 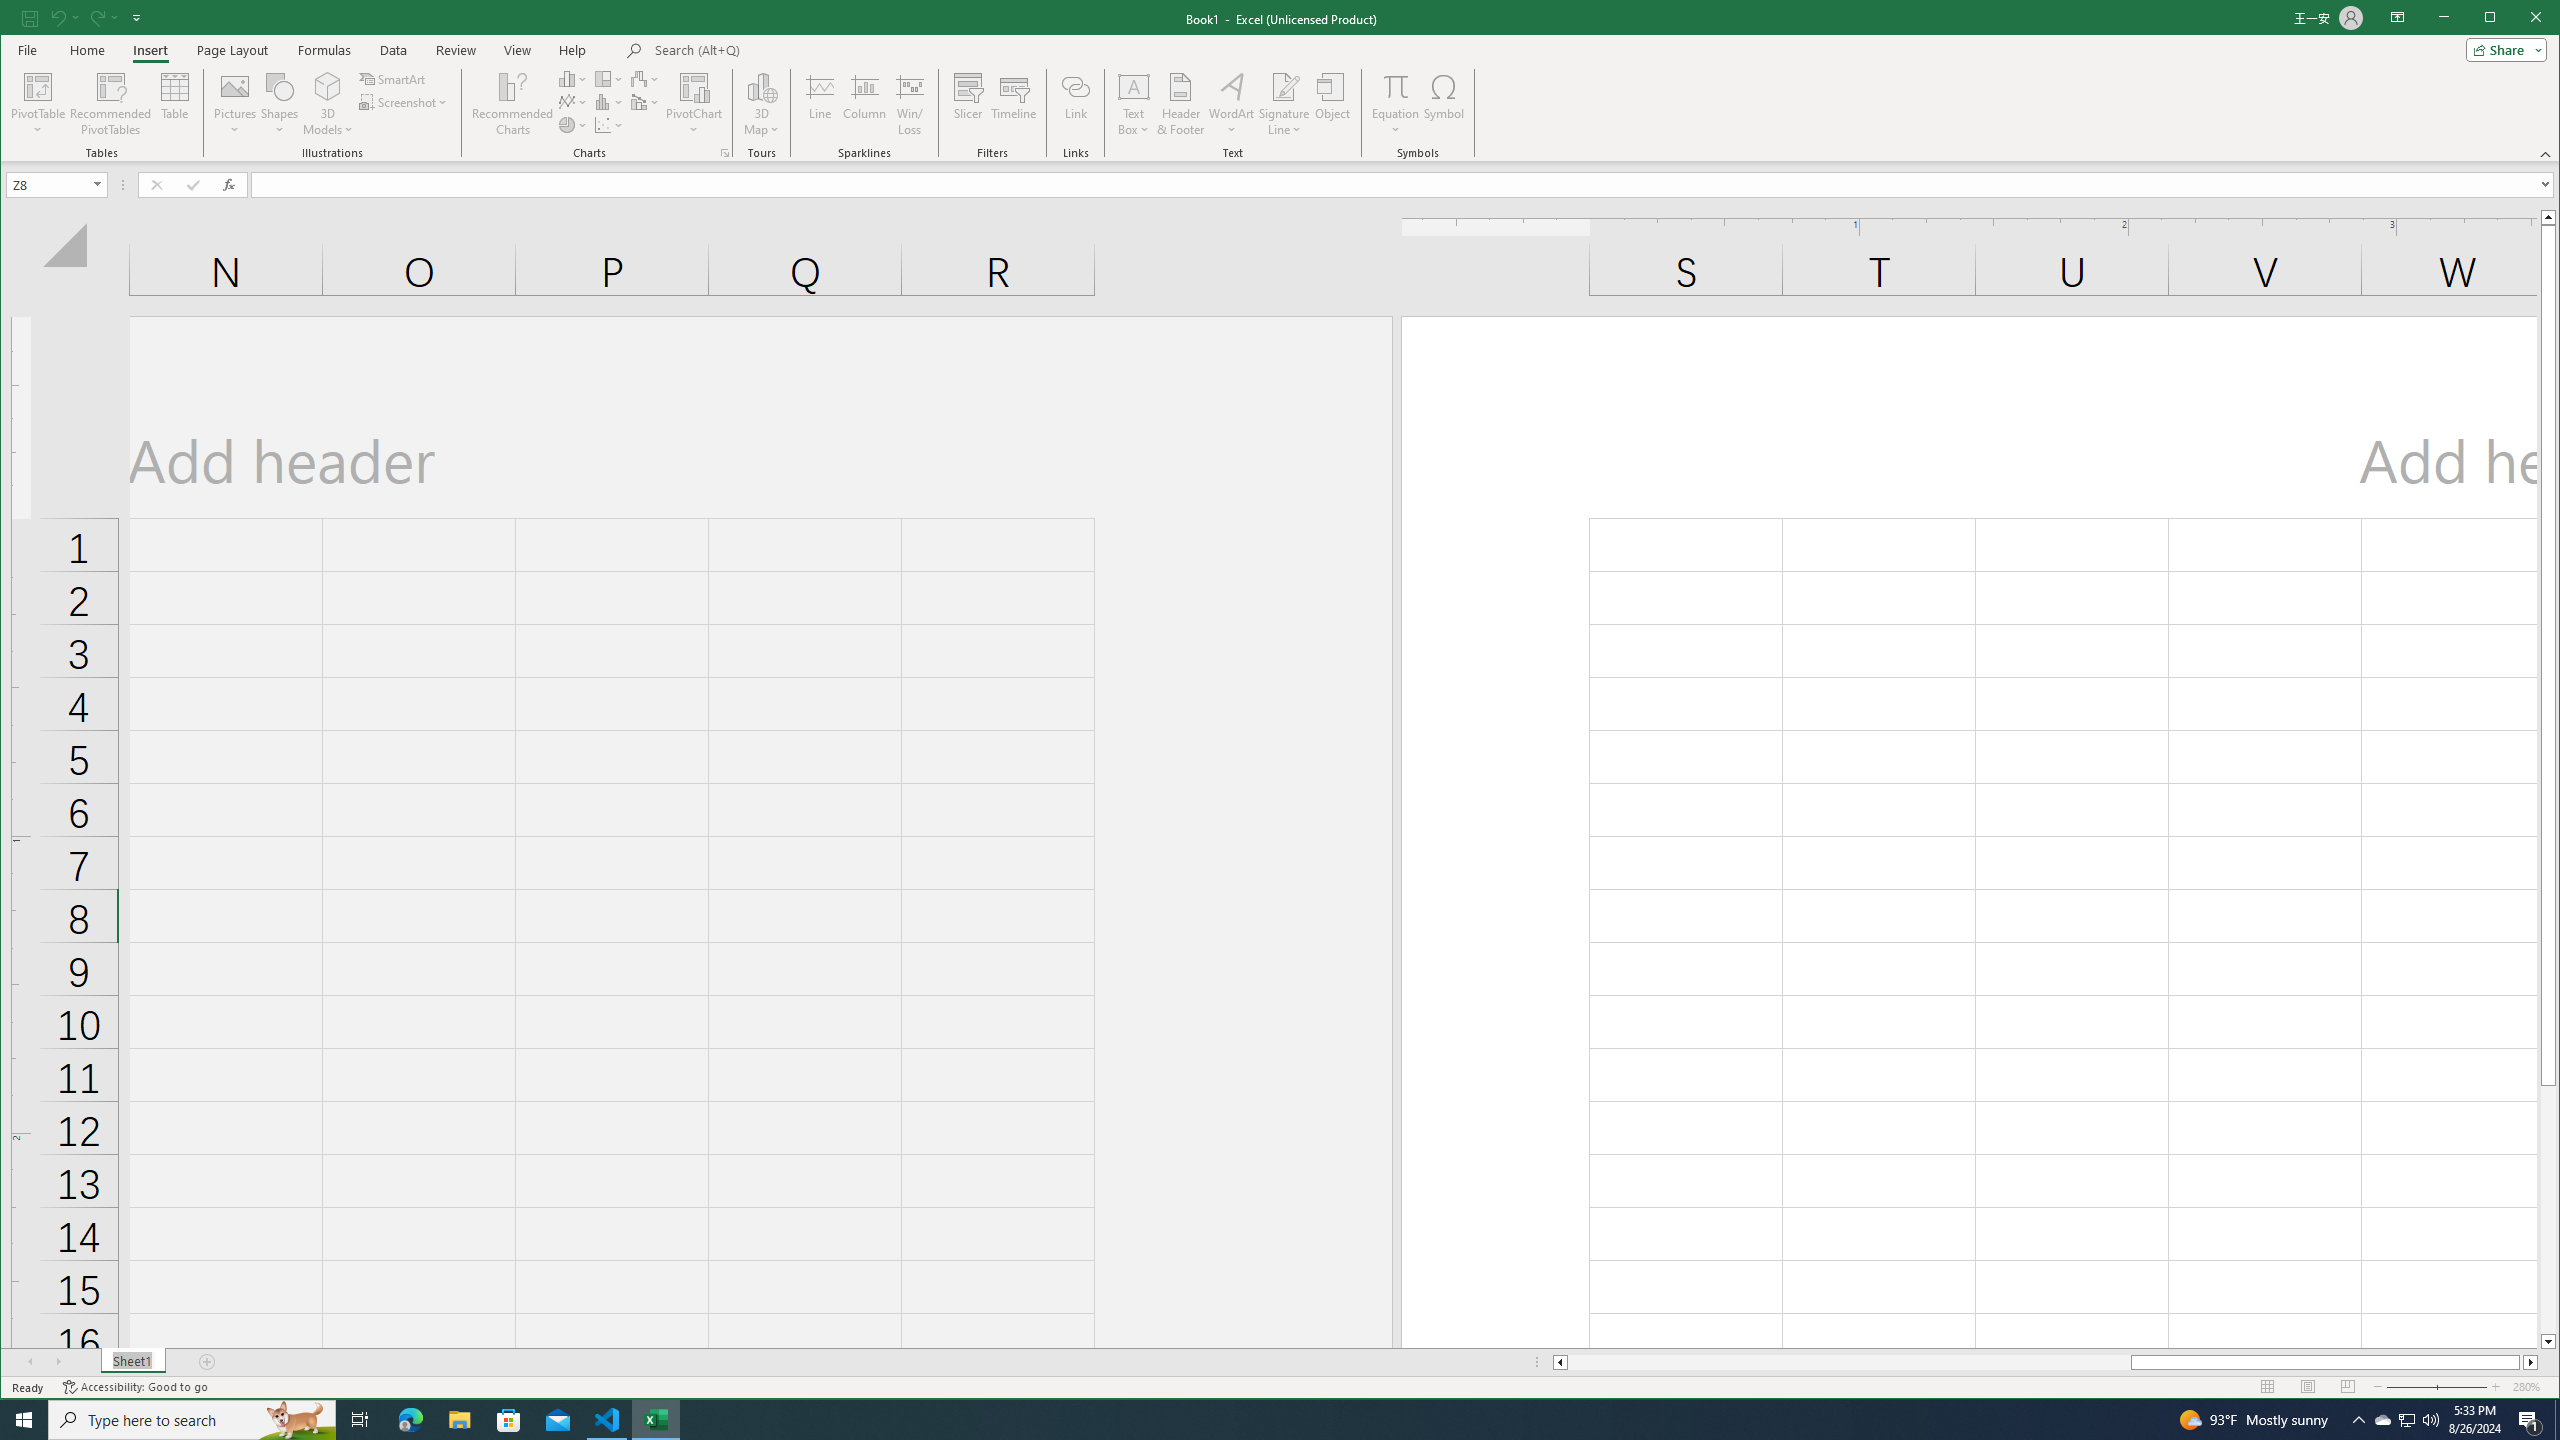 I want to click on 'Excel - 1 running window', so click(x=656, y=1418).